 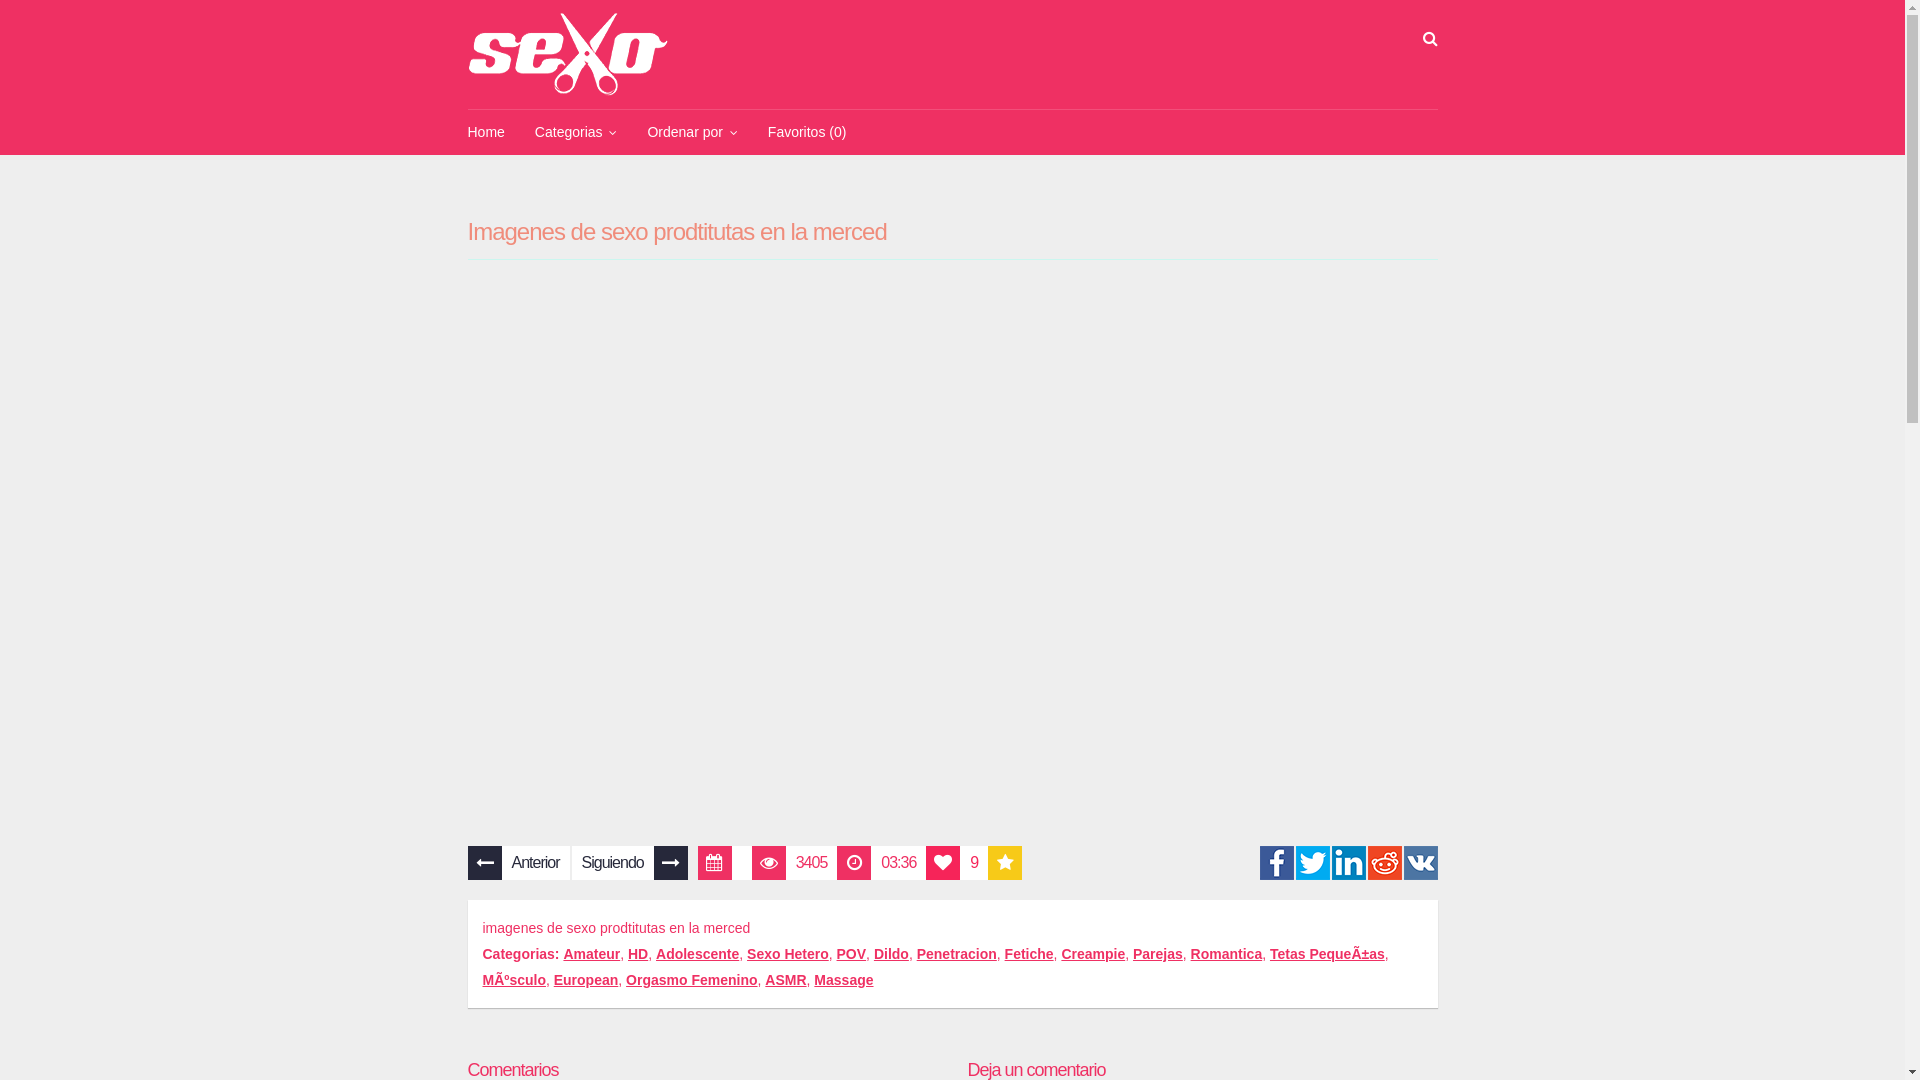 I want to click on 'Ordenar por', so click(x=631, y=132).